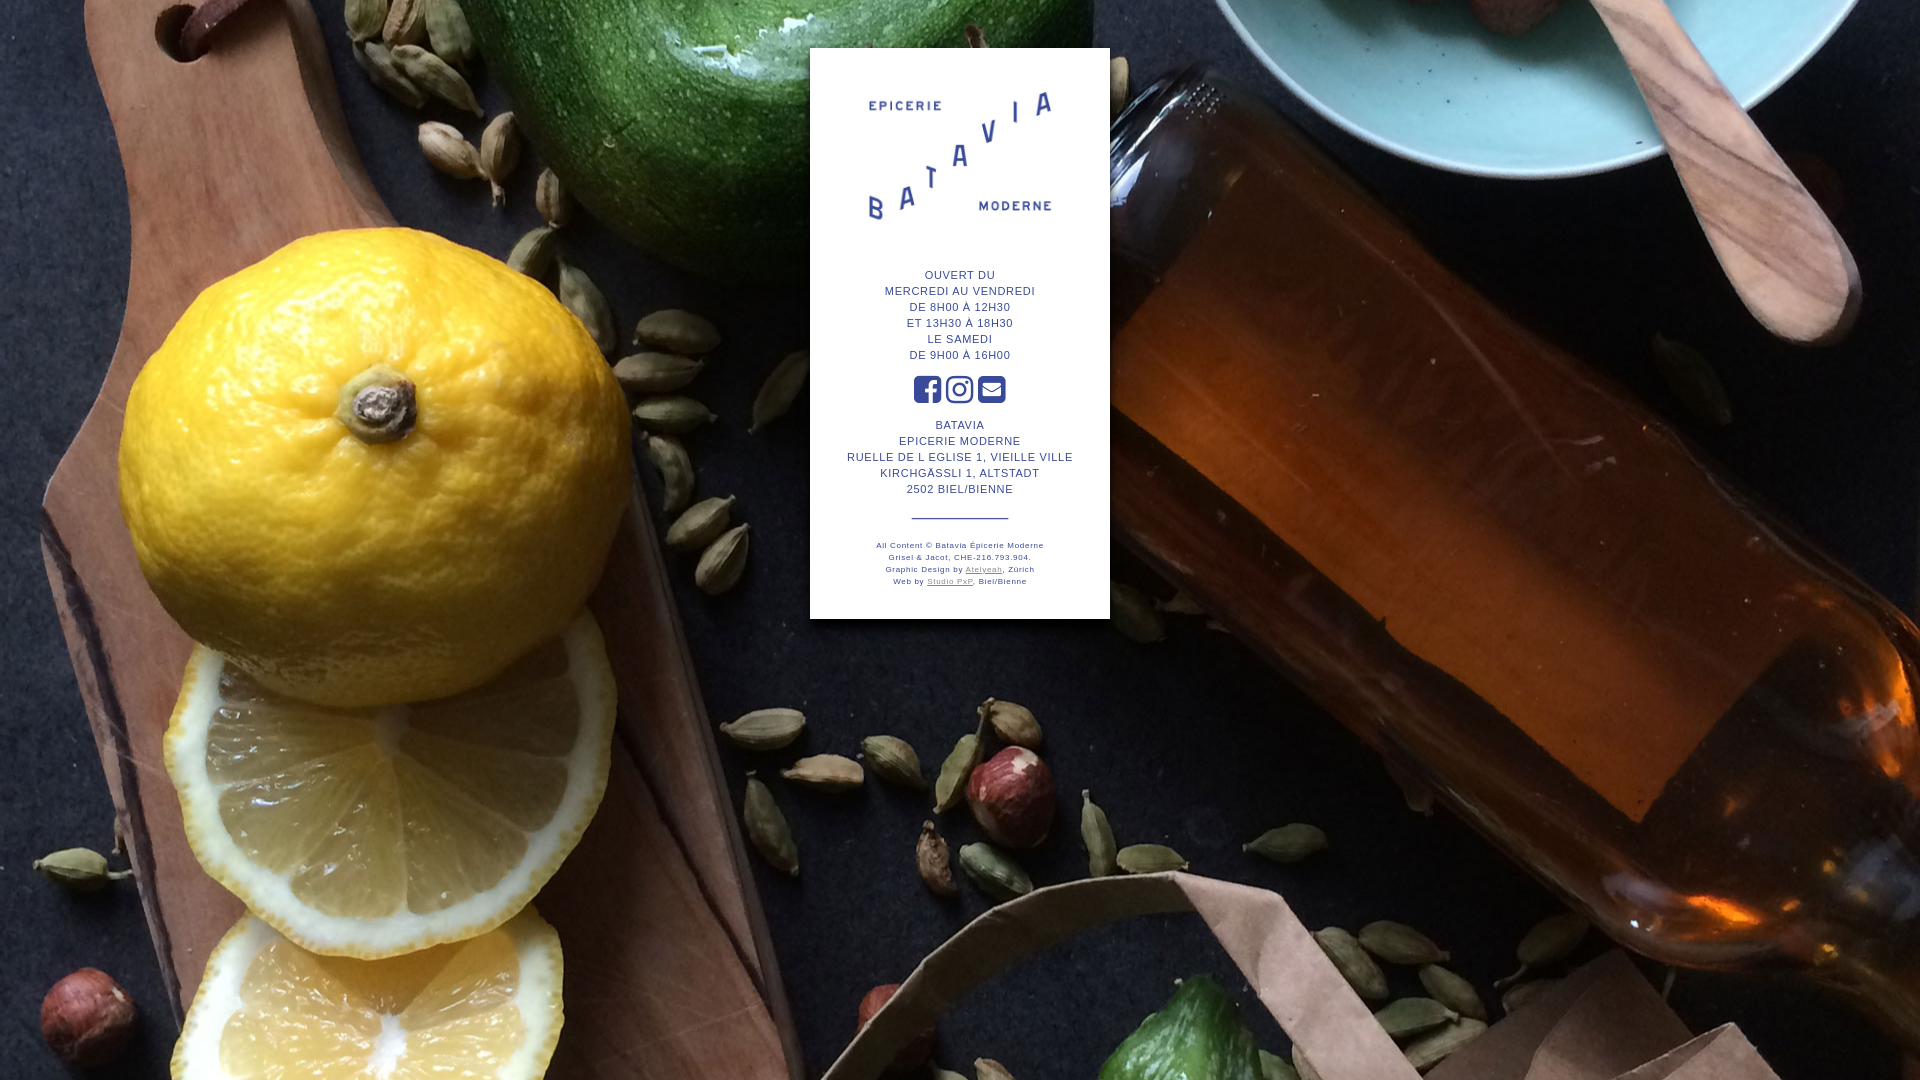 This screenshot has height=1080, width=1920. I want to click on 'Studio PxP', so click(949, 581).